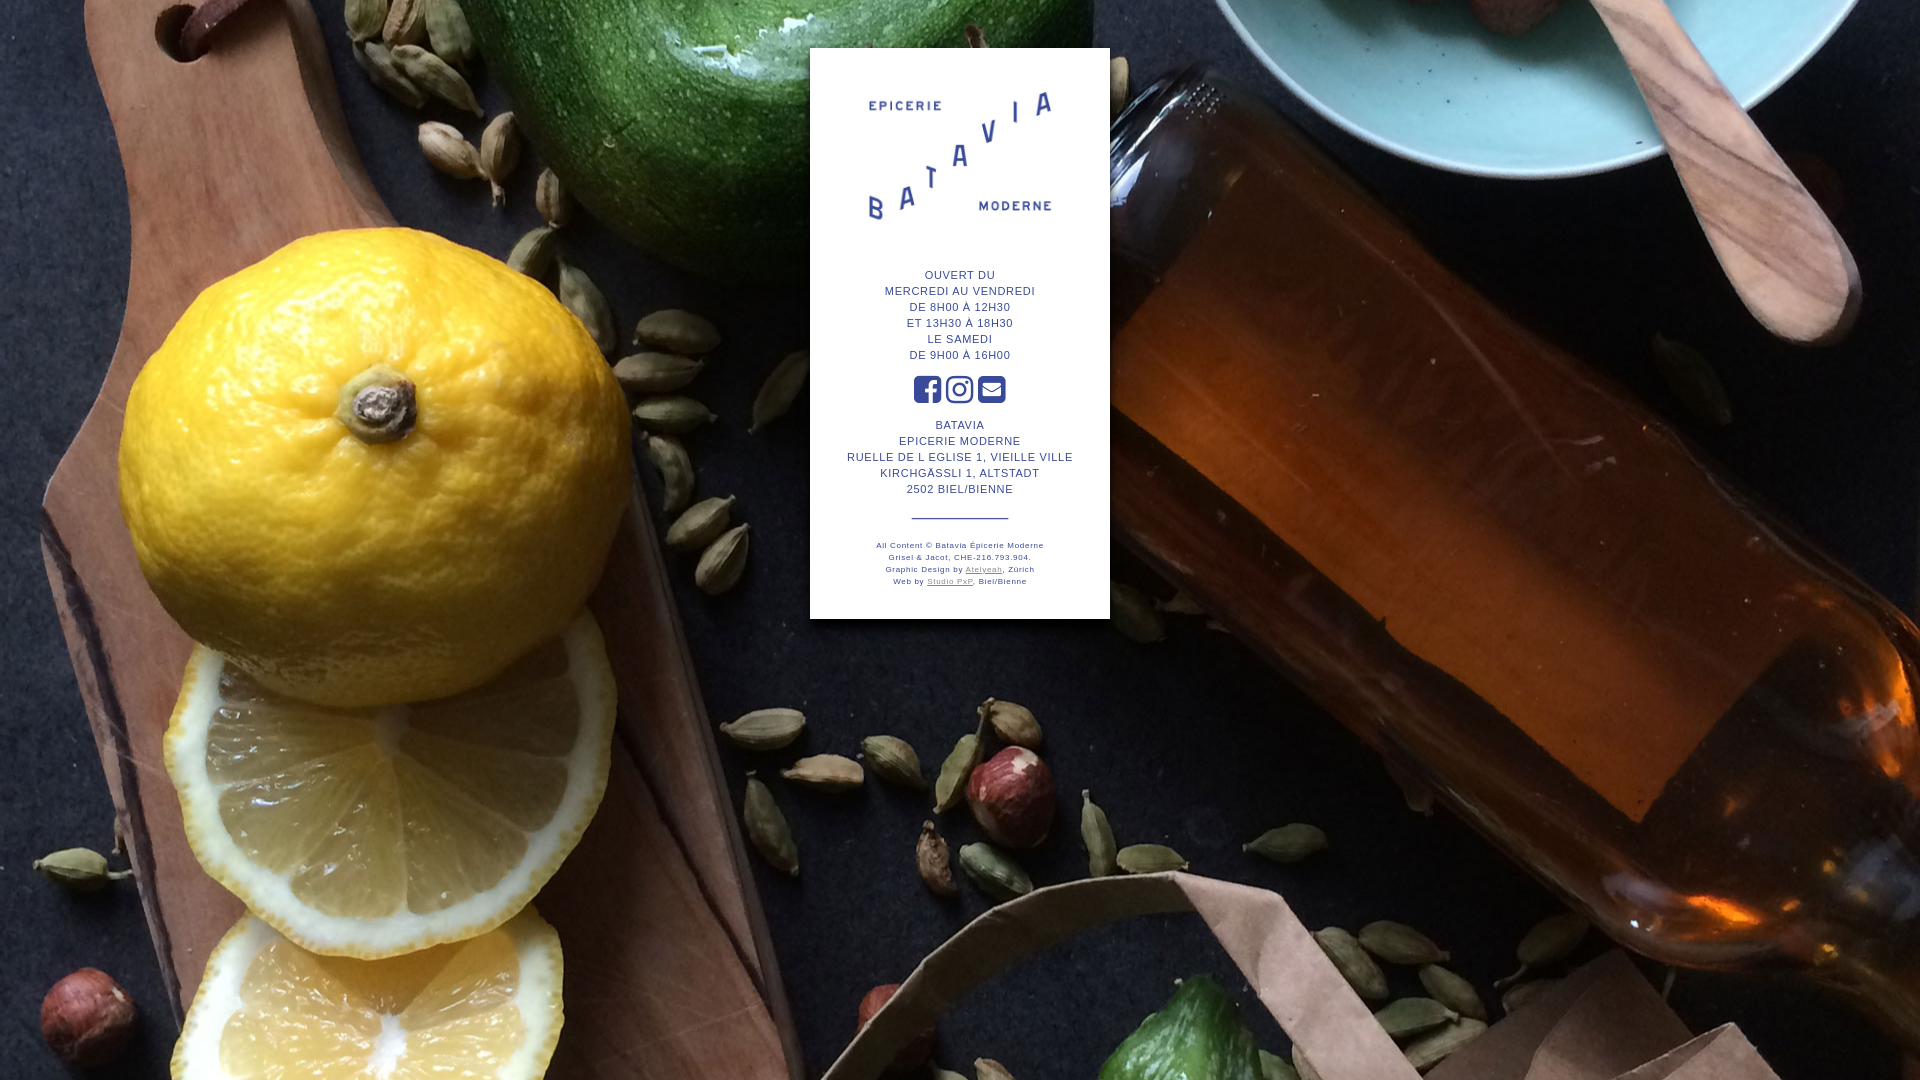 This screenshot has height=1080, width=1920. I want to click on 'Studio PxP', so click(949, 581).